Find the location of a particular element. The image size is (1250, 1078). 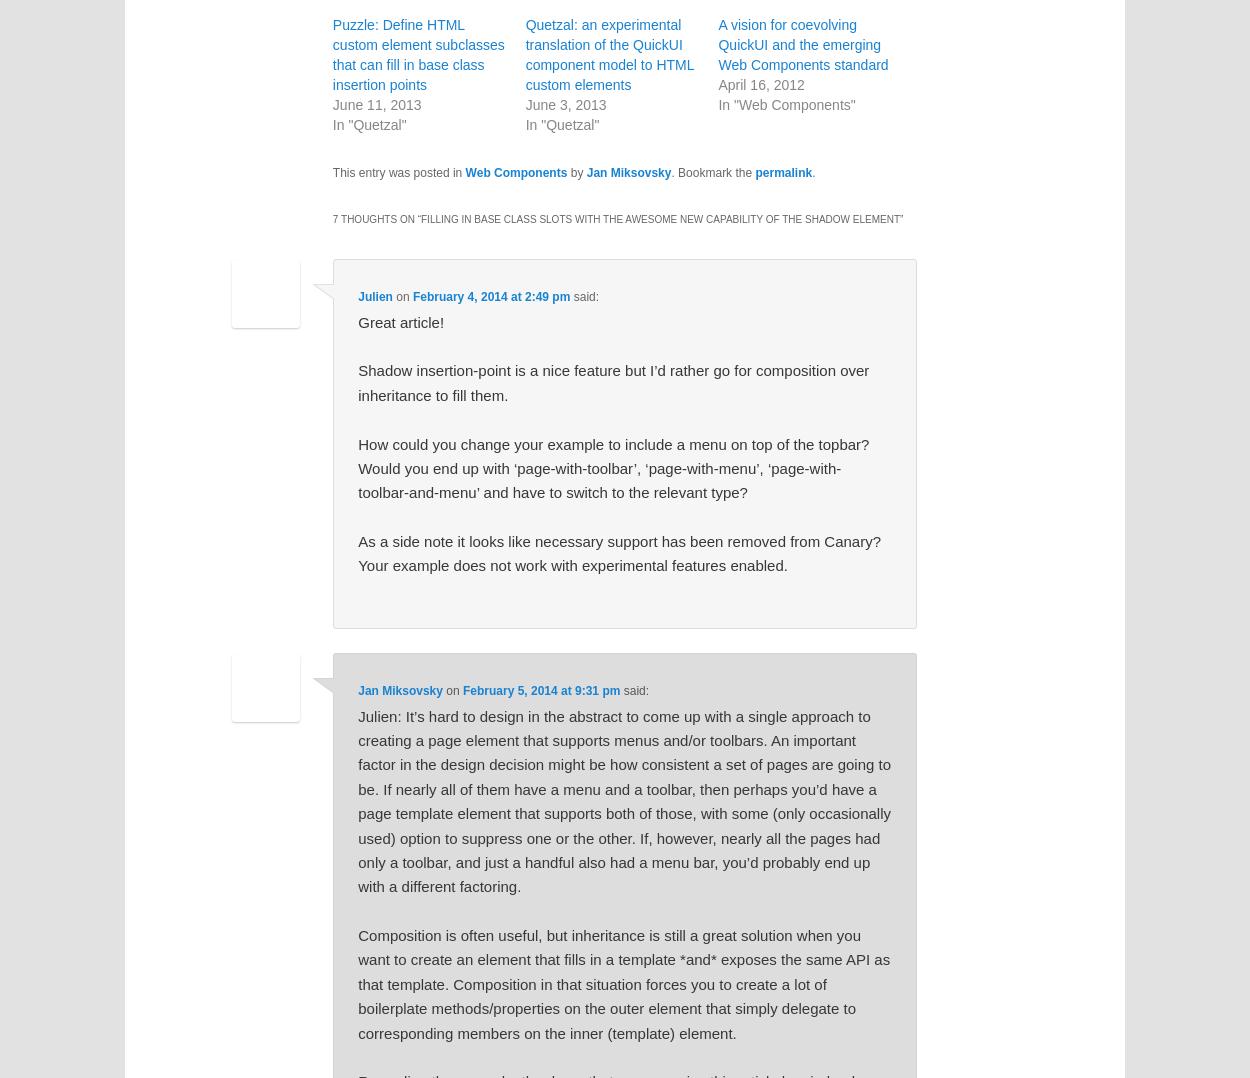

'.' is located at coordinates (812, 172).